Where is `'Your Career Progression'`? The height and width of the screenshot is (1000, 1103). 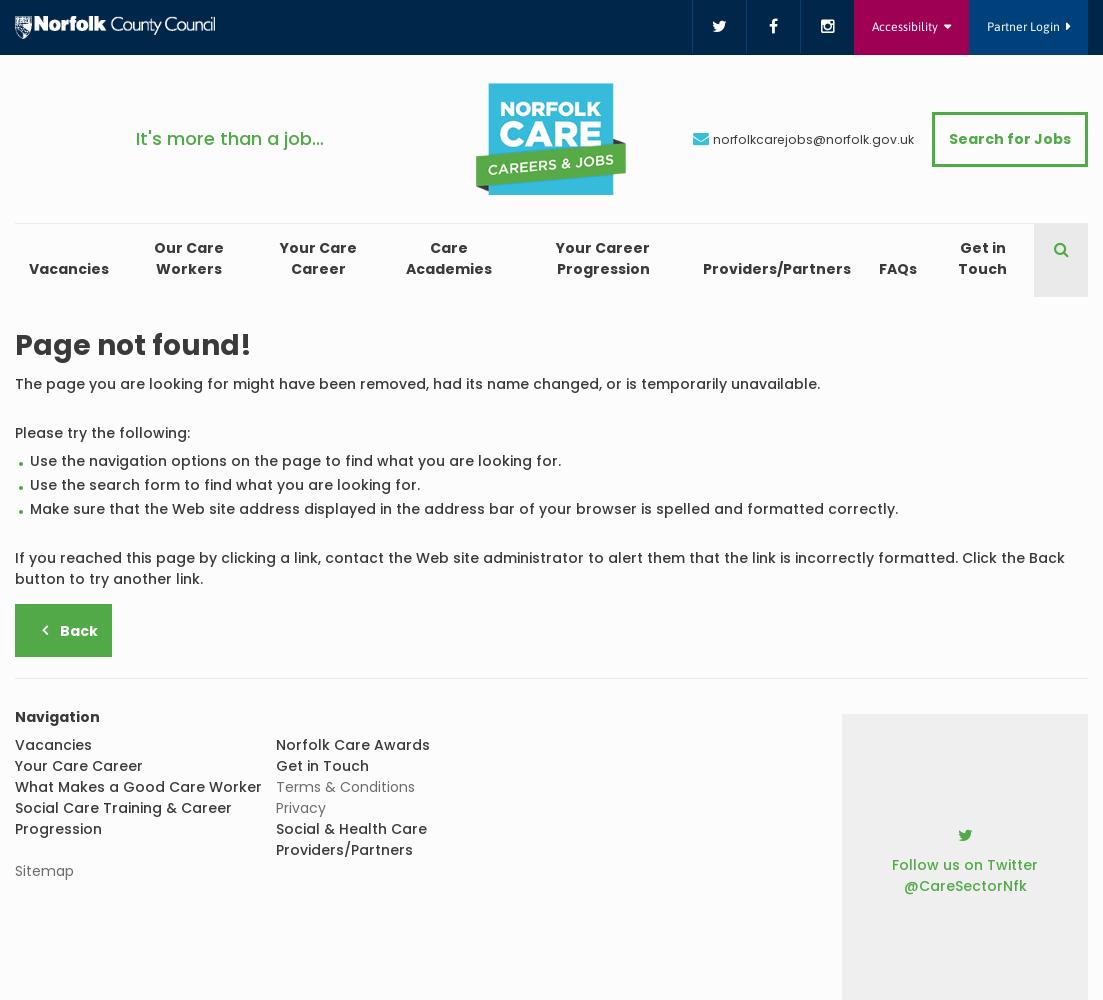
'Your Career Progression' is located at coordinates (602, 258).